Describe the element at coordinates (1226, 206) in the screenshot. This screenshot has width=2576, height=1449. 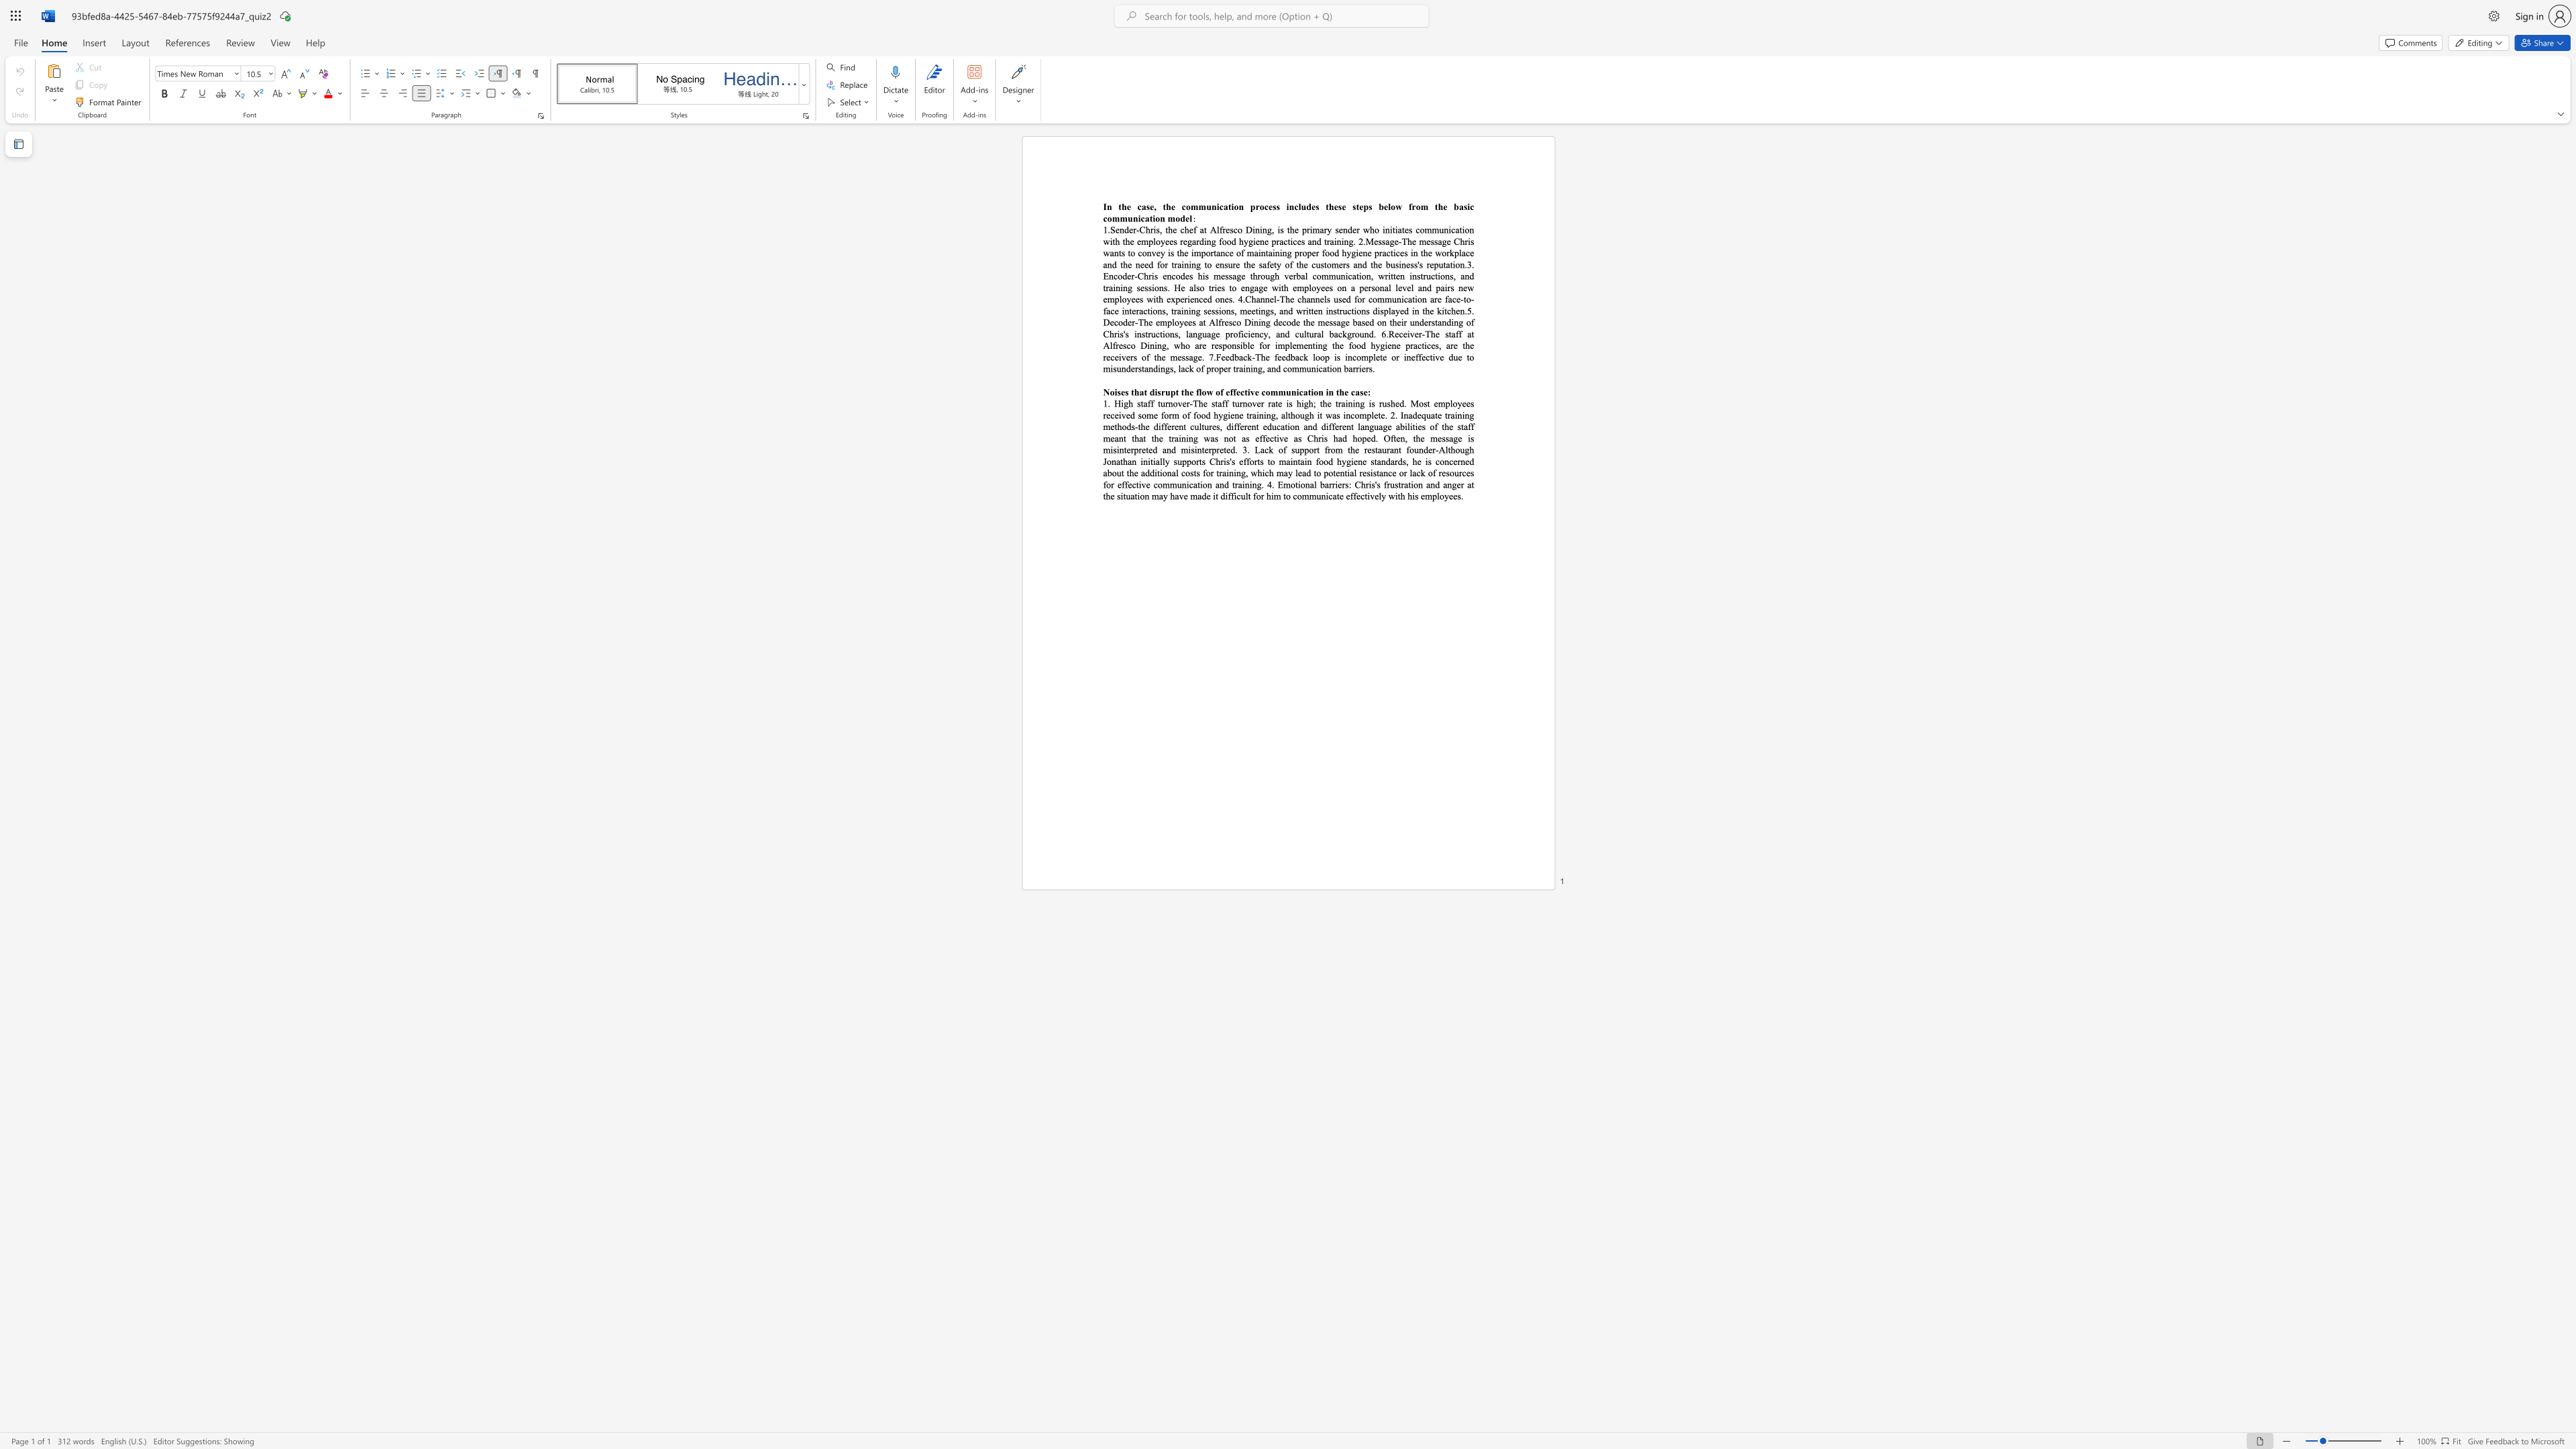
I see `the 2th character "a" in the text` at that location.